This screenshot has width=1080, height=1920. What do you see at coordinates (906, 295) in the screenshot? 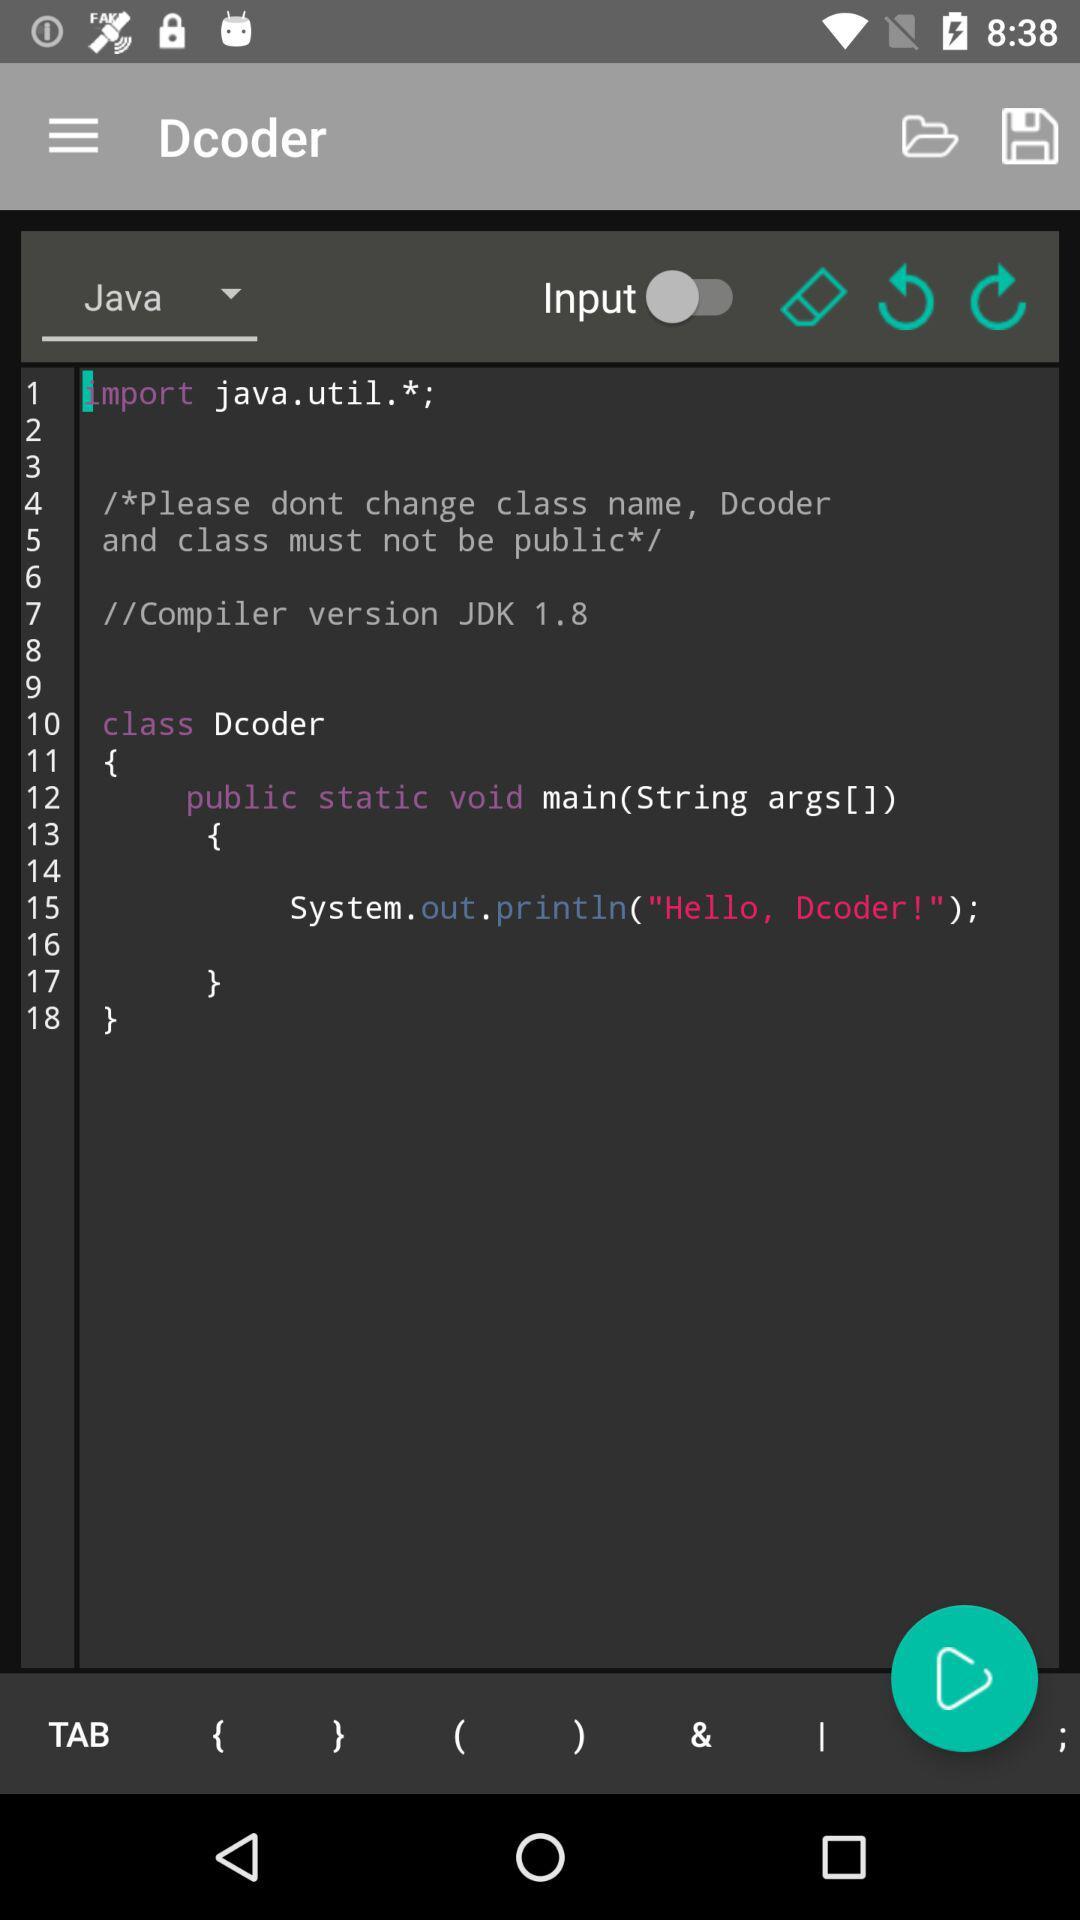
I see `the refresh icon` at bounding box center [906, 295].